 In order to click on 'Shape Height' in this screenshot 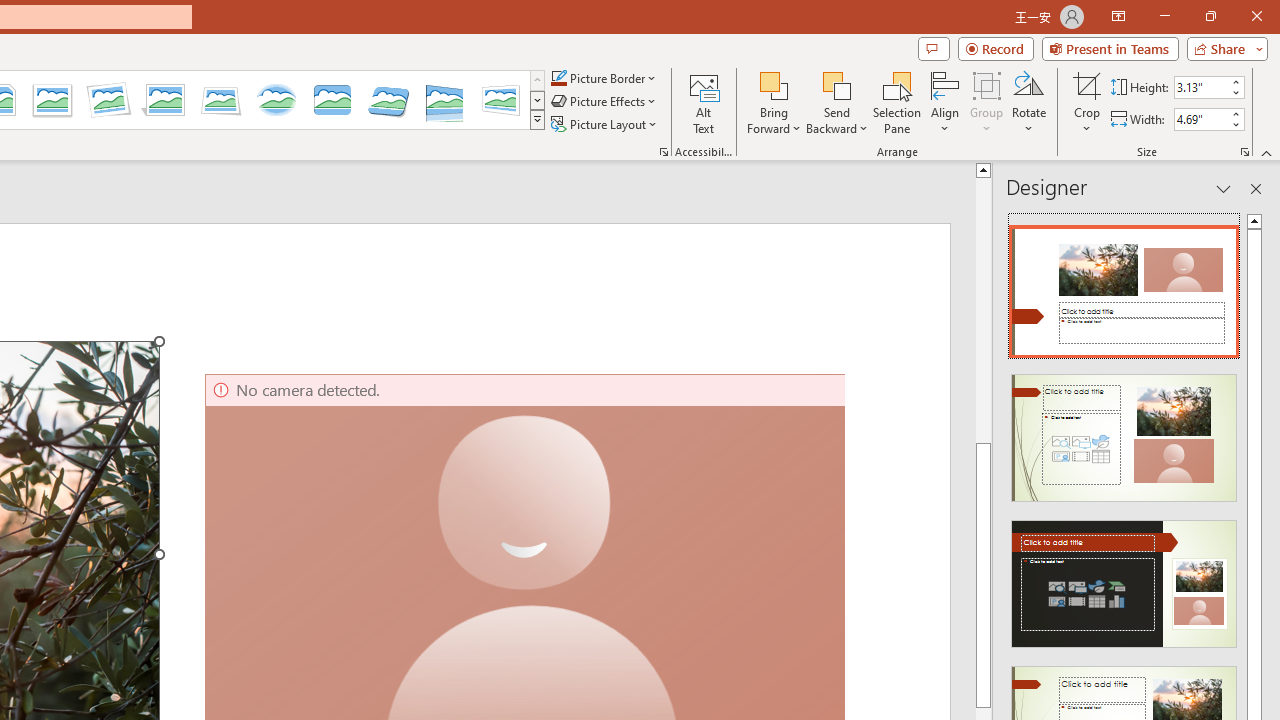, I will do `click(1200, 86)`.